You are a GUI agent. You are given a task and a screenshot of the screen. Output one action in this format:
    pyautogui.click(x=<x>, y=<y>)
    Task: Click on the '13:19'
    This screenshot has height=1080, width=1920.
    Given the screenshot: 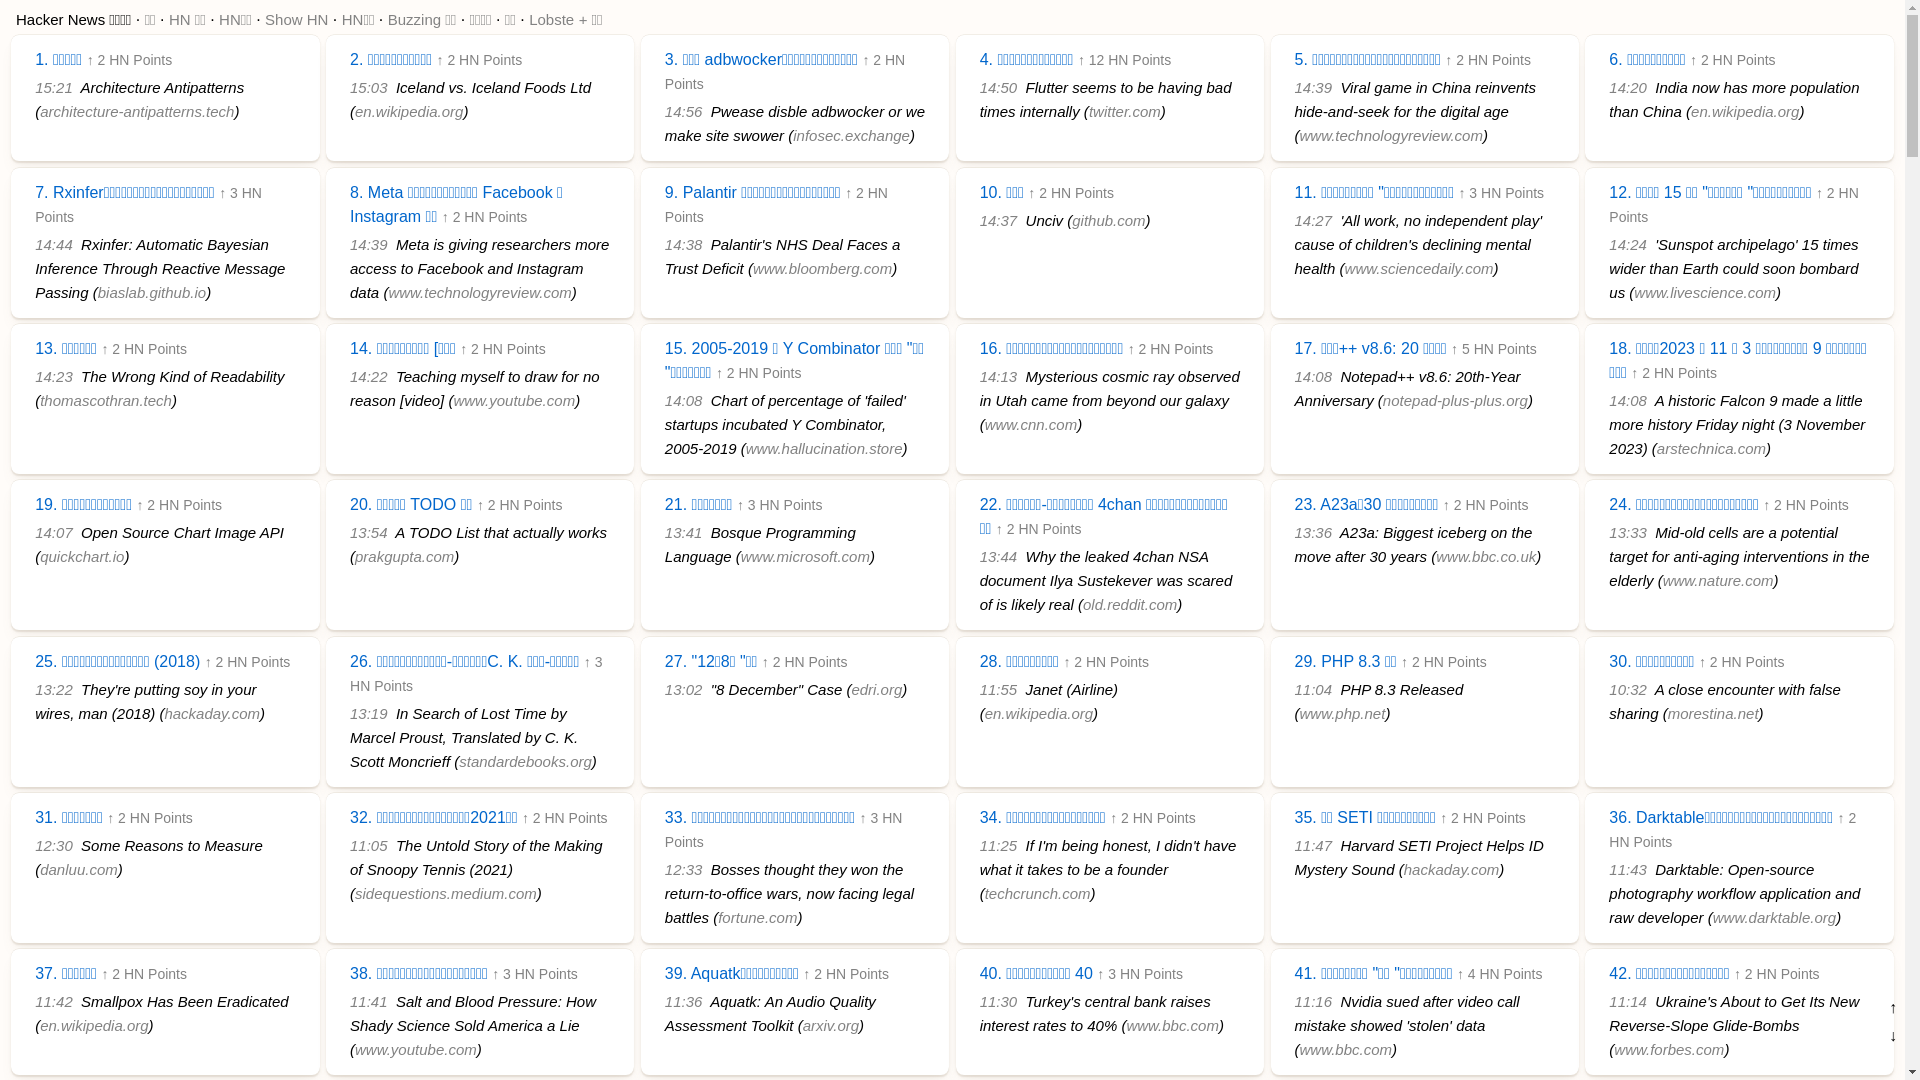 What is the action you would take?
    pyautogui.click(x=369, y=712)
    